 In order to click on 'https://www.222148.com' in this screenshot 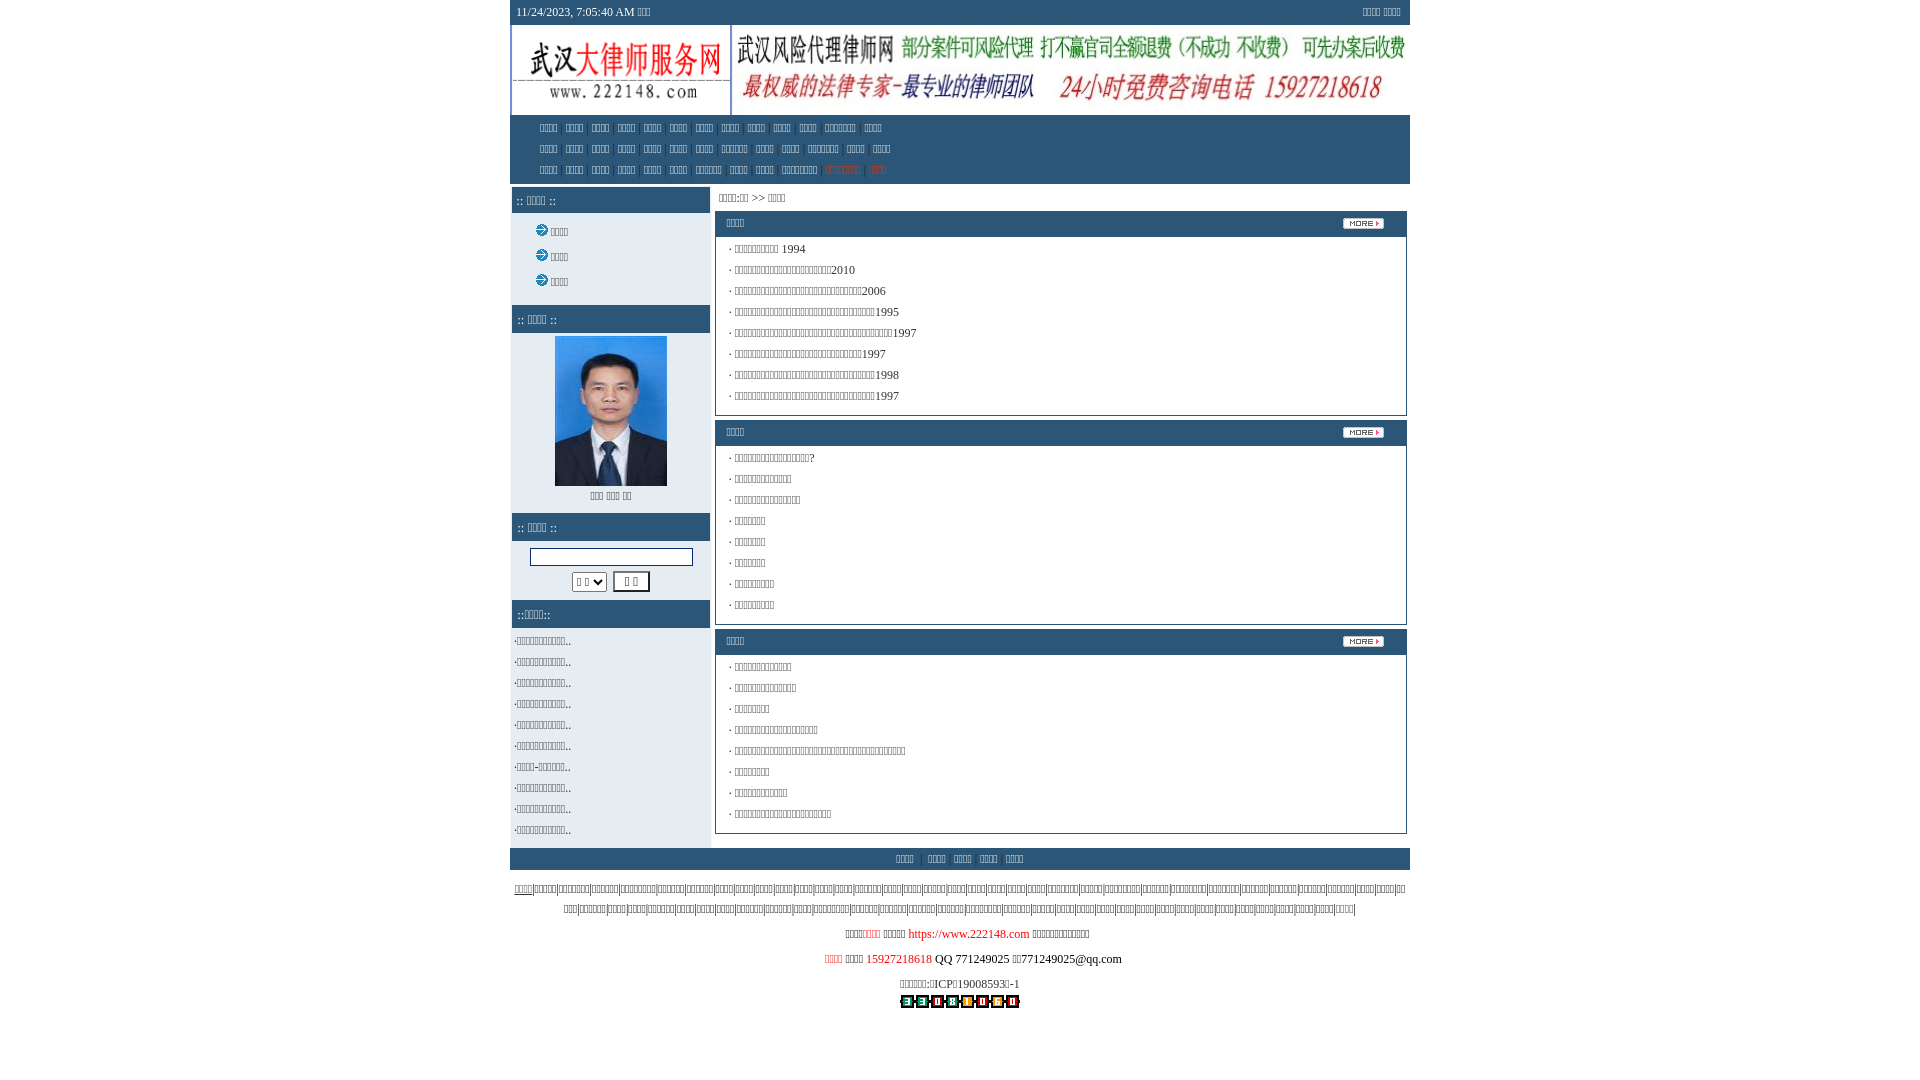, I will do `click(968, 933)`.